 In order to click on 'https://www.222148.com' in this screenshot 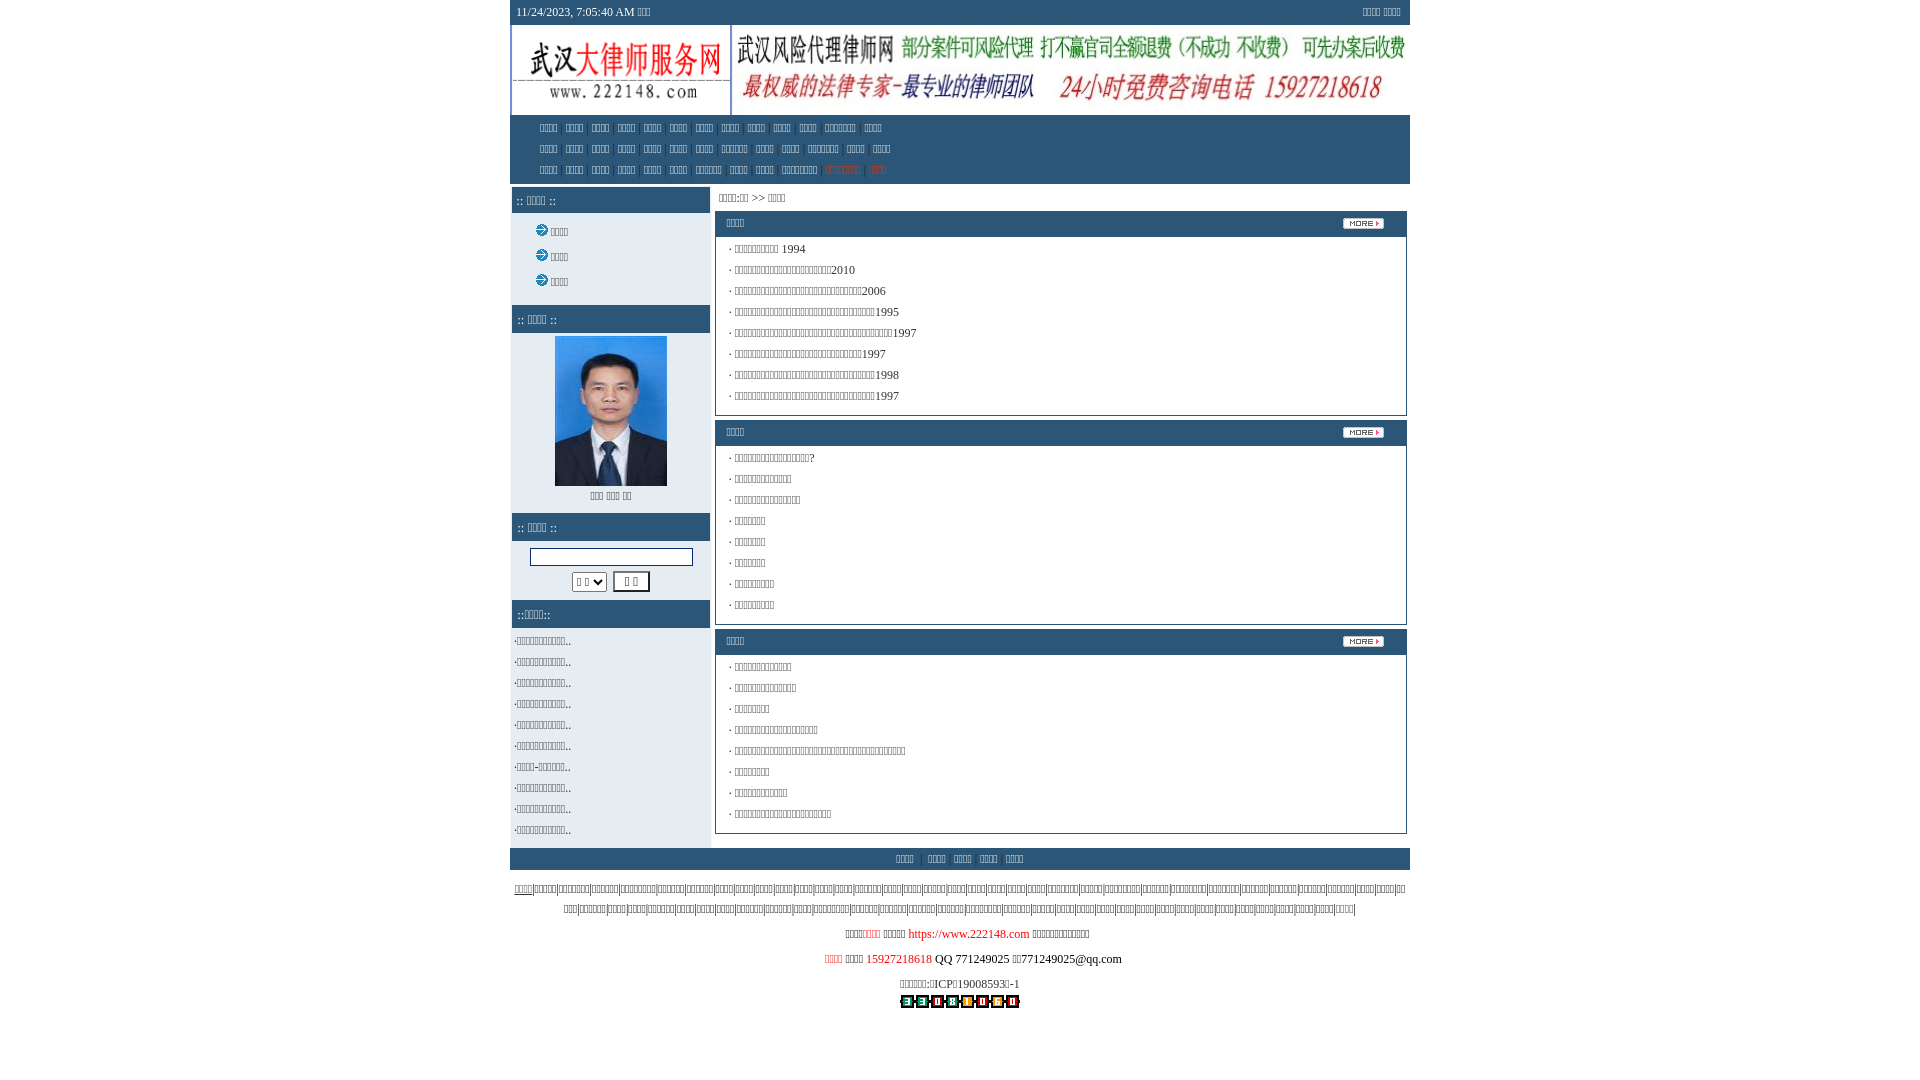, I will do `click(968, 933)`.